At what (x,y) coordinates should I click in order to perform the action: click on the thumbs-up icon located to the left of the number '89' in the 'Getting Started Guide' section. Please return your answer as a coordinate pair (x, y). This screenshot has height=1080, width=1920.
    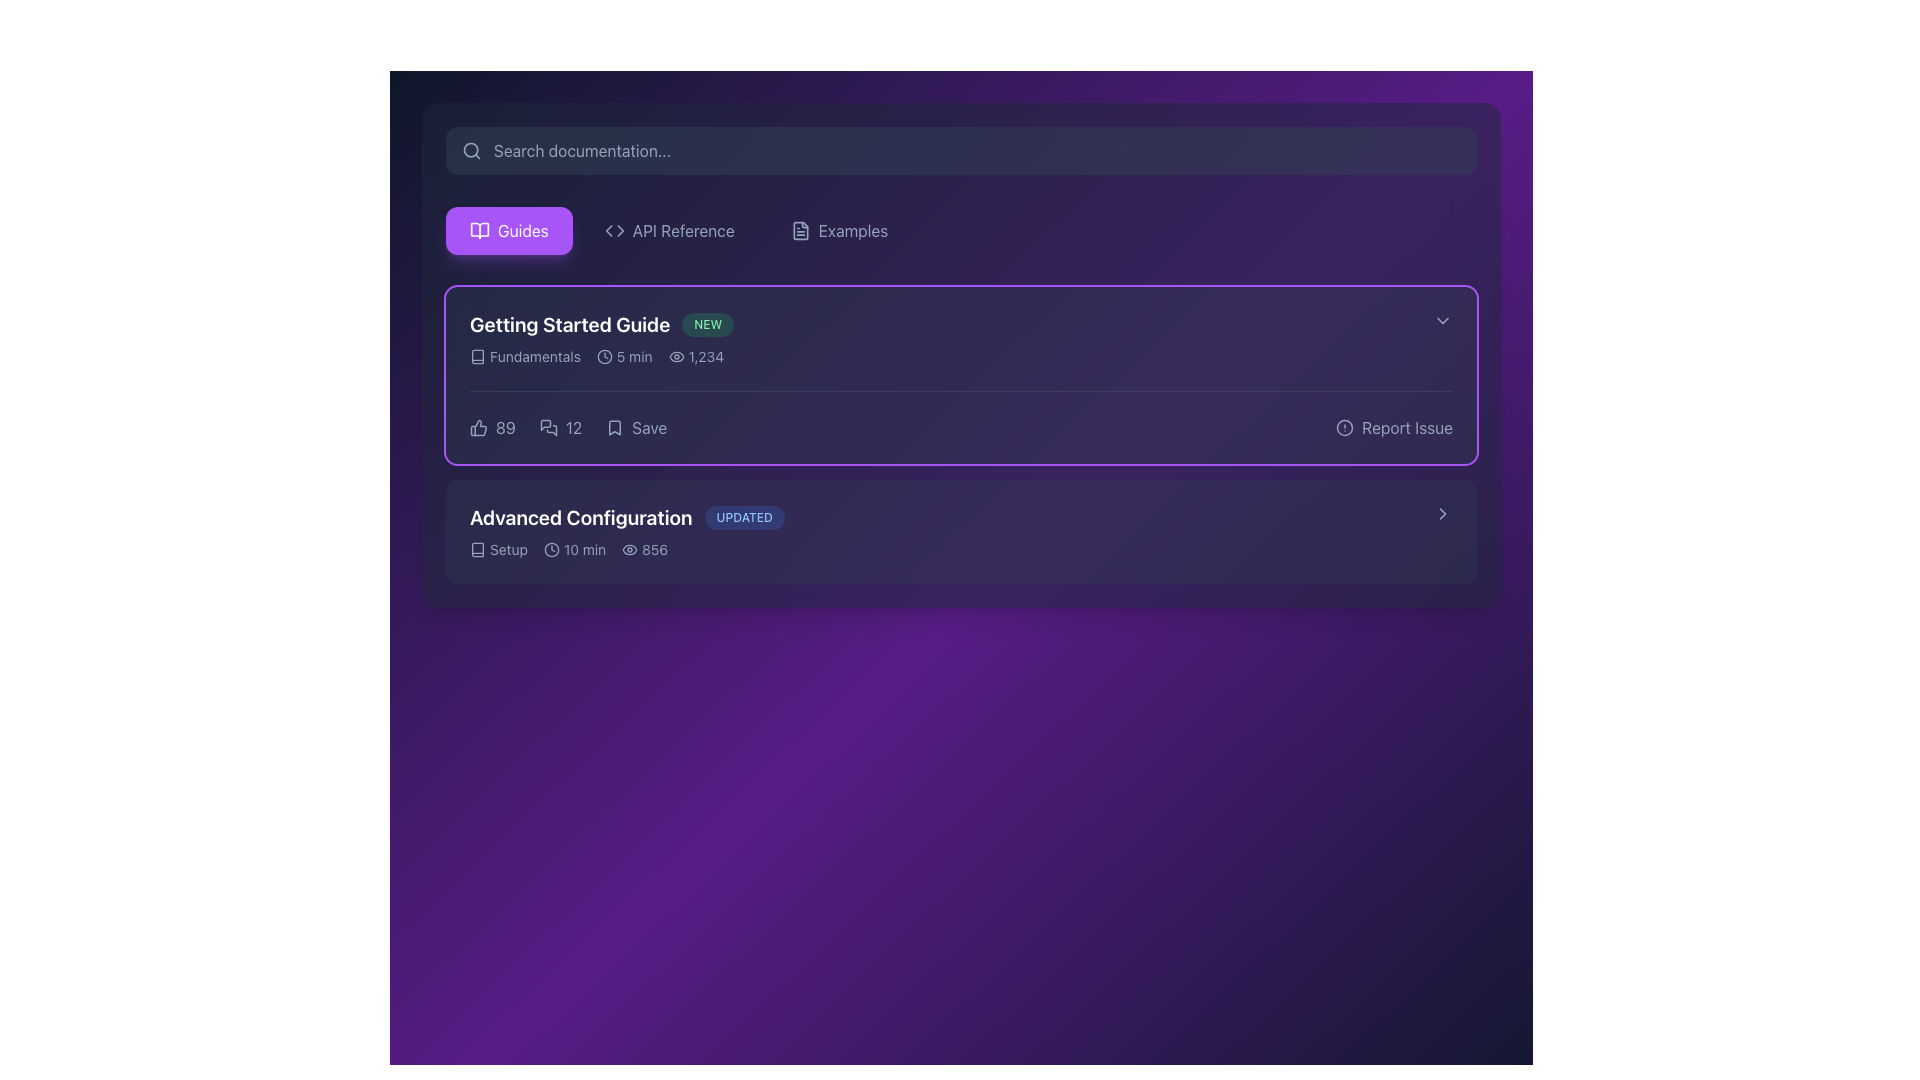
    Looking at the image, I should click on (477, 427).